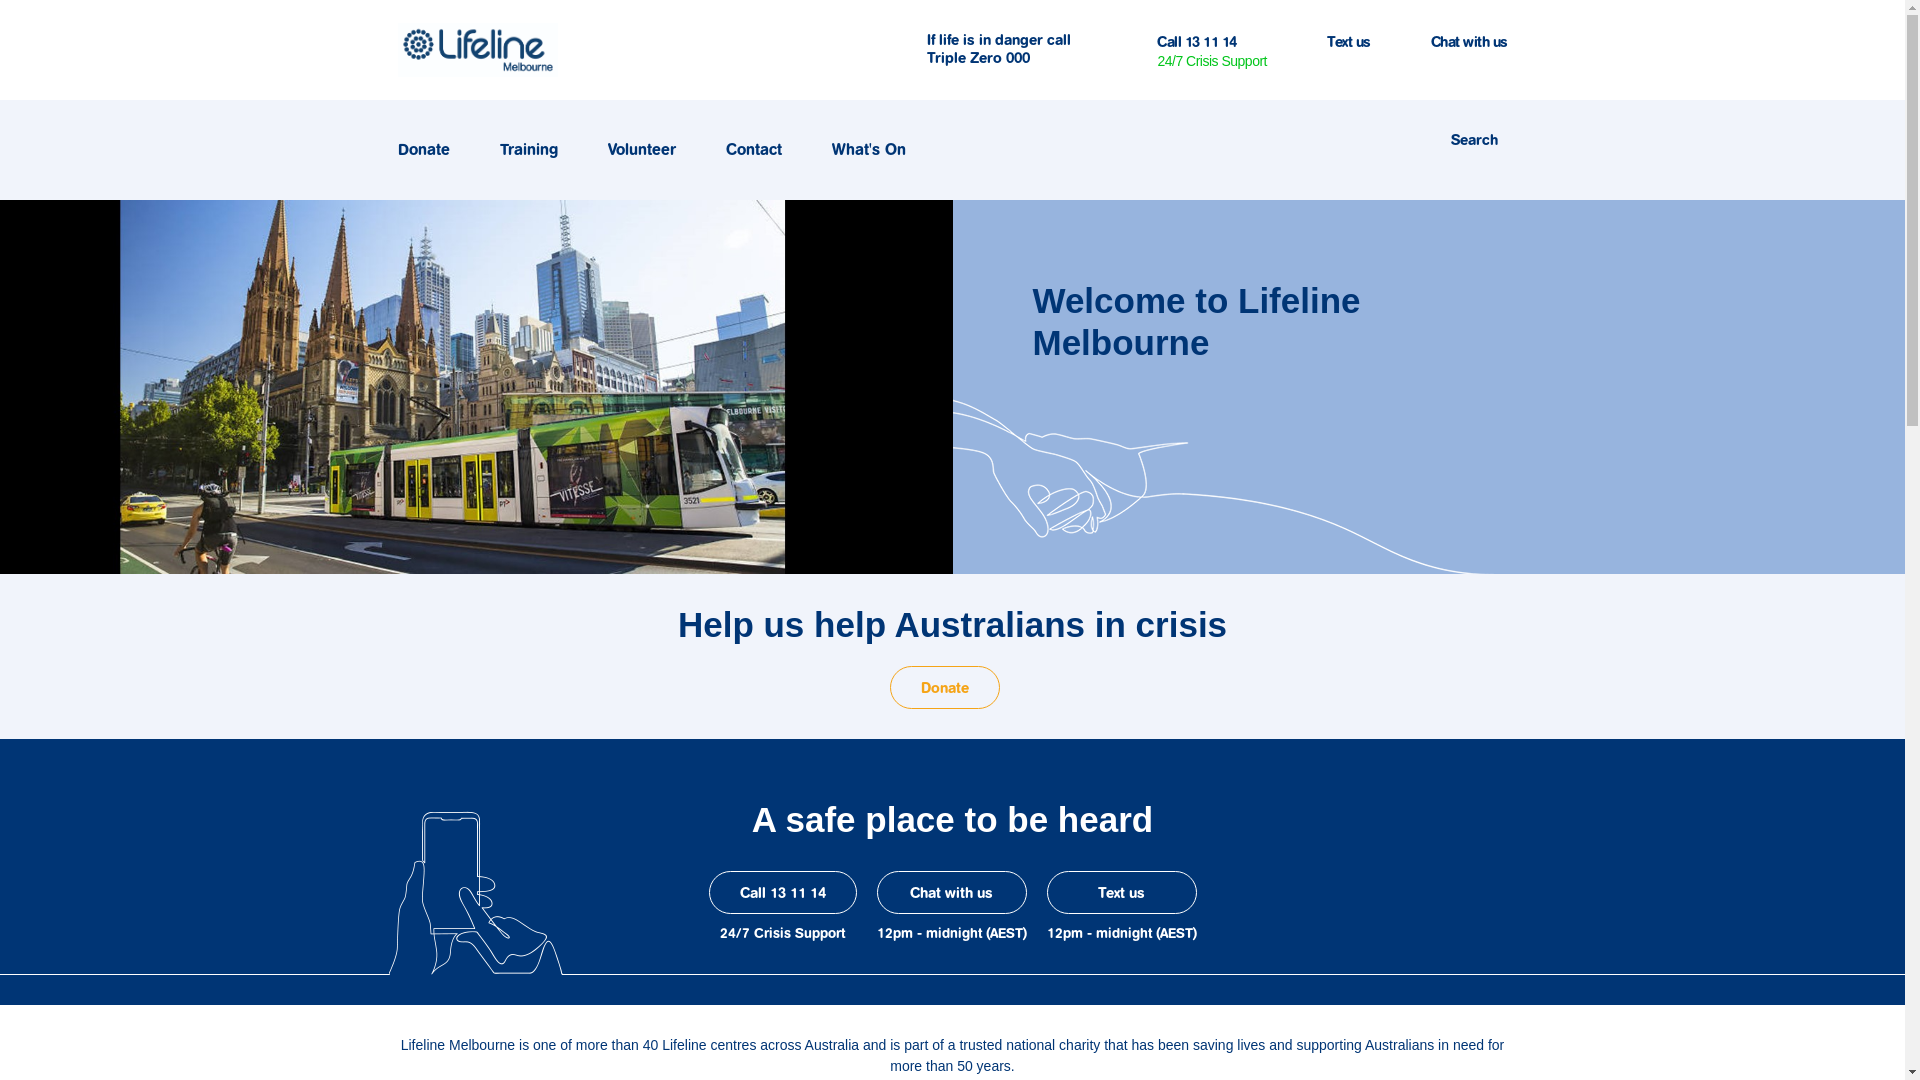  Describe the element at coordinates (537, 149) in the screenshot. I see `'Training'` at that location.